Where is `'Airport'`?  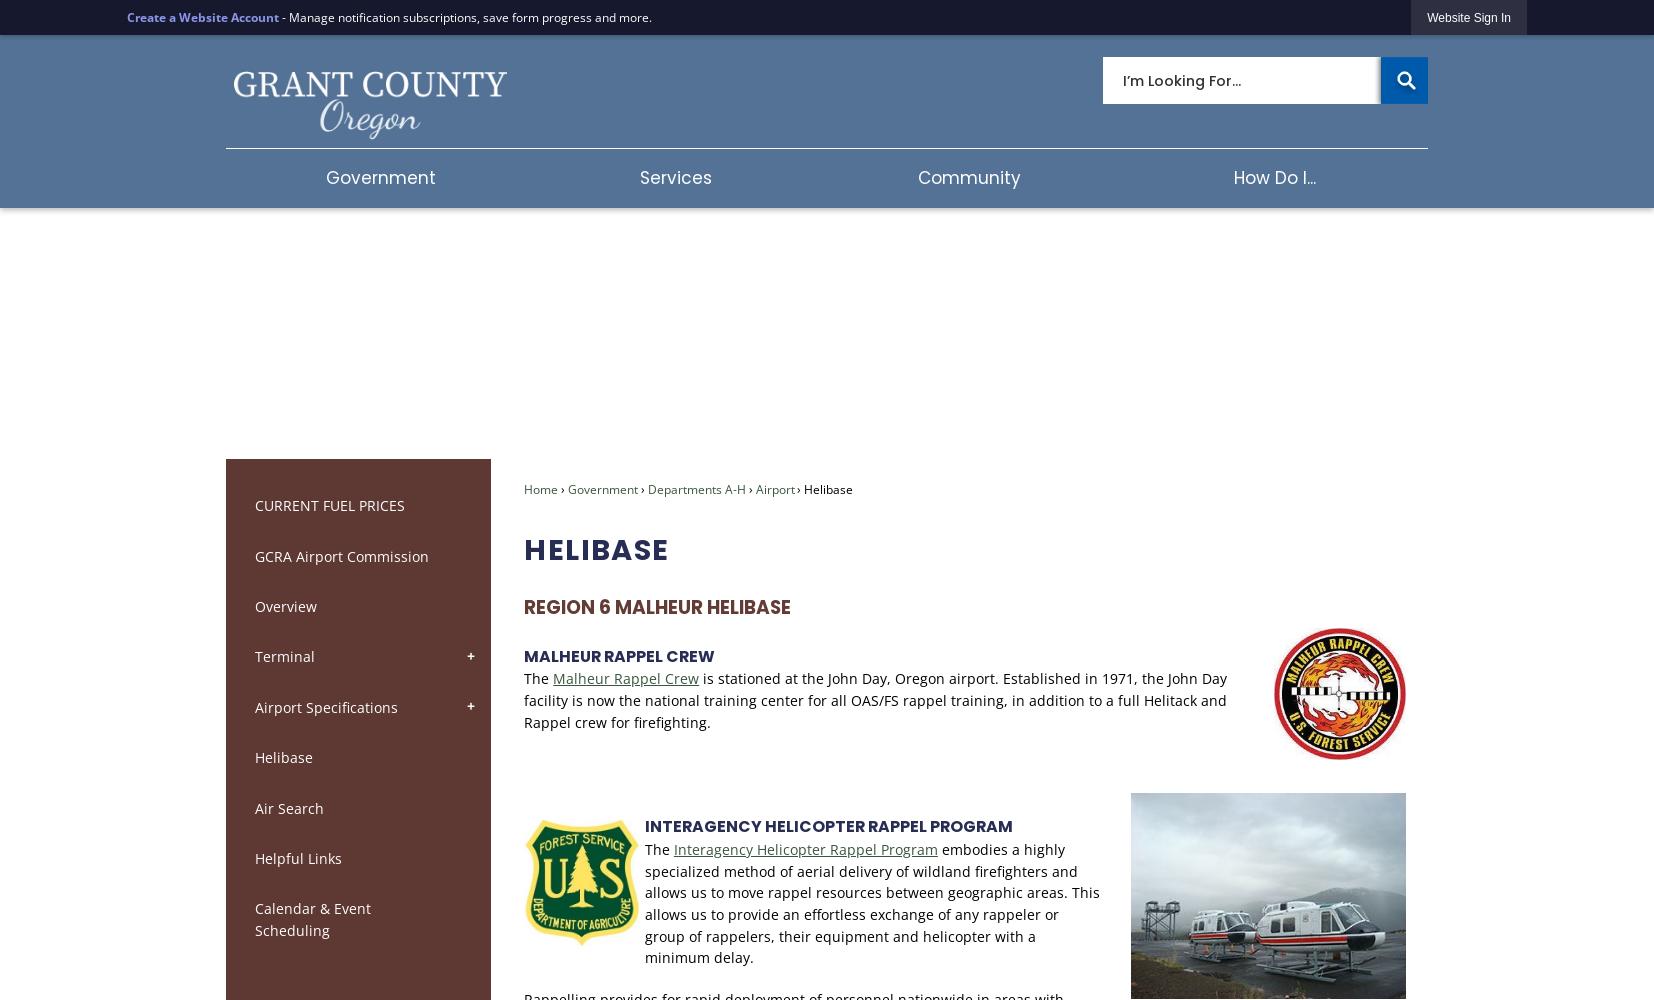 'Airport' is located at coordinates (774, 487).